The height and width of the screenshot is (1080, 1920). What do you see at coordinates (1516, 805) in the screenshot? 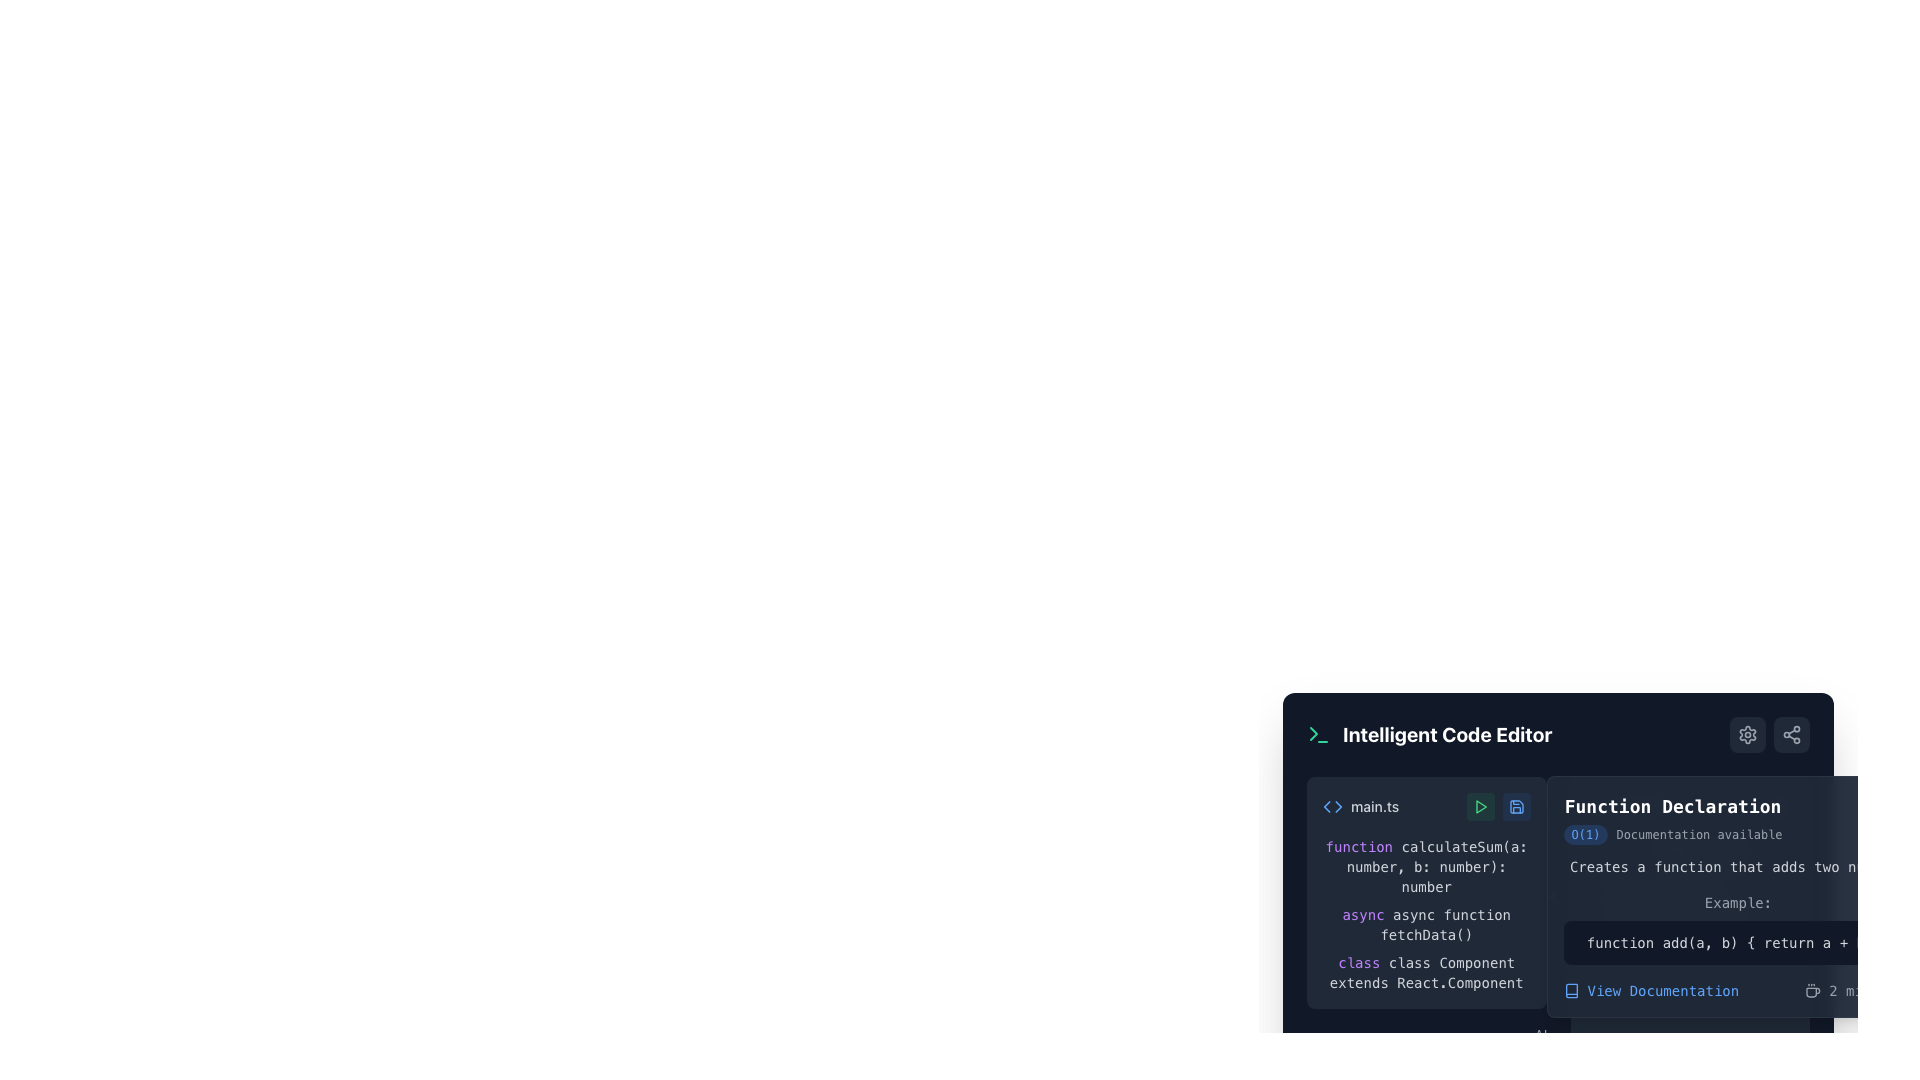
I see `the square button with a blue background and a save icon` at bounding box center [1516, 805].